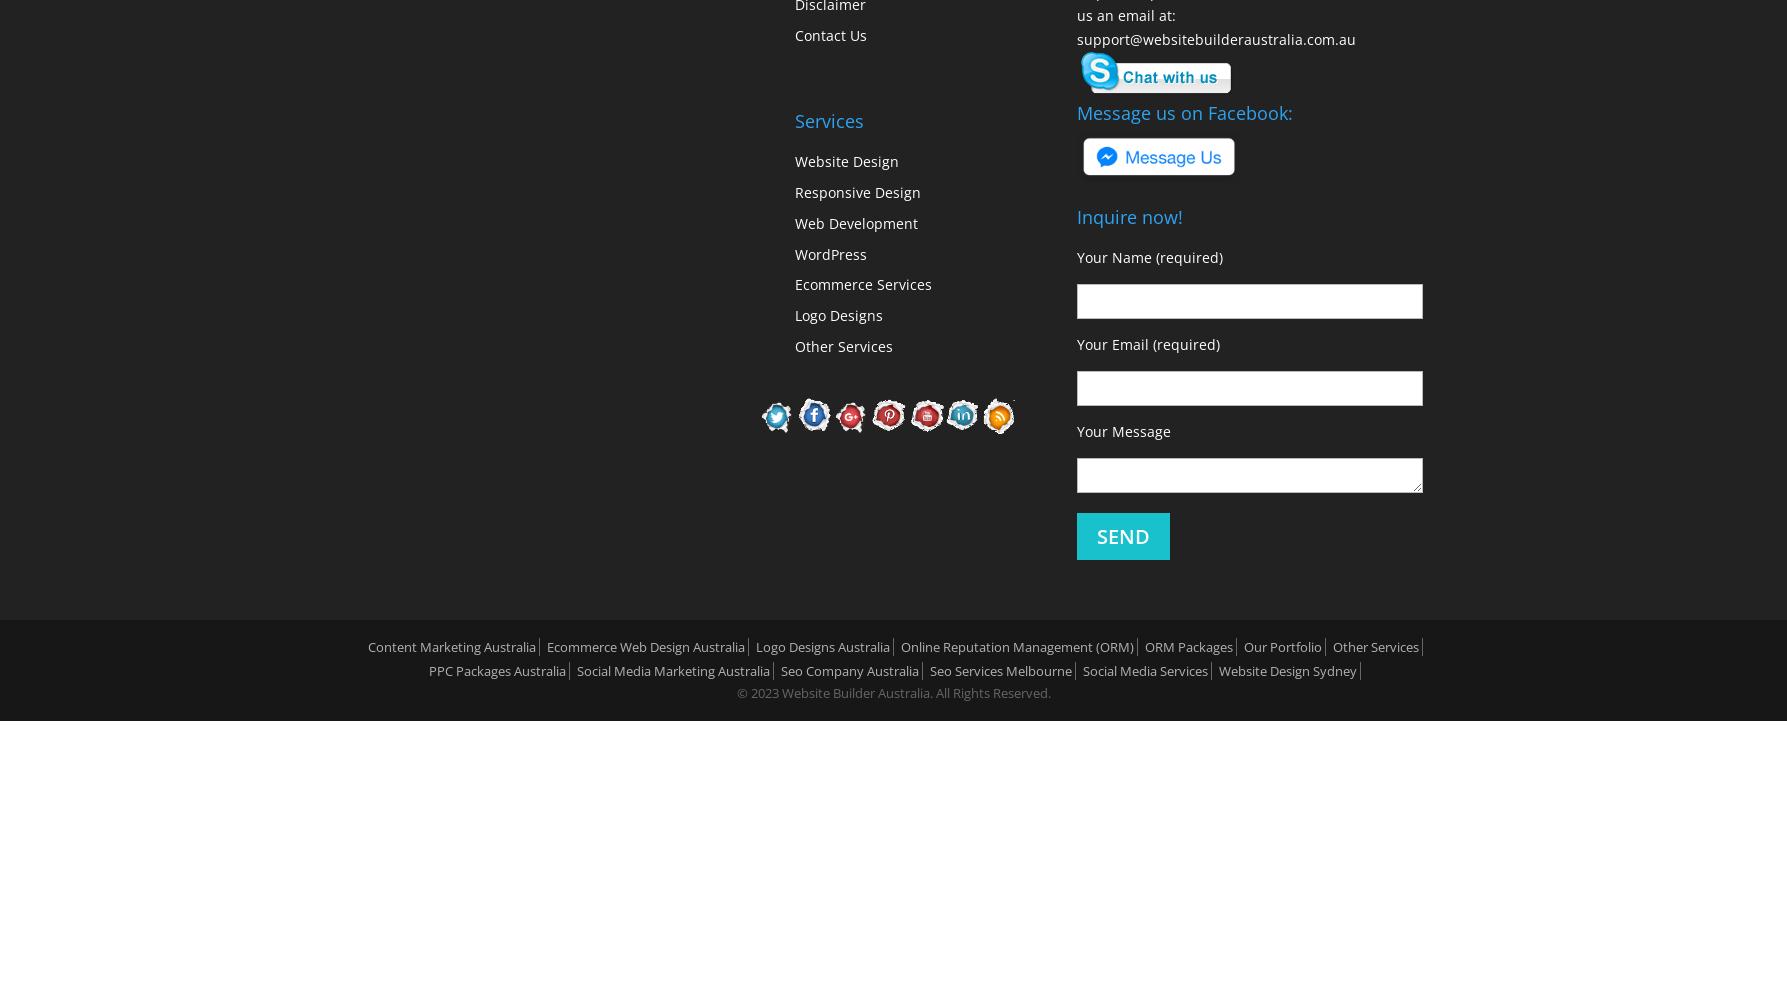  Describe the element at coordinates (1077, 216) in the screenshot. I see `'Inquire now!'` at that location.